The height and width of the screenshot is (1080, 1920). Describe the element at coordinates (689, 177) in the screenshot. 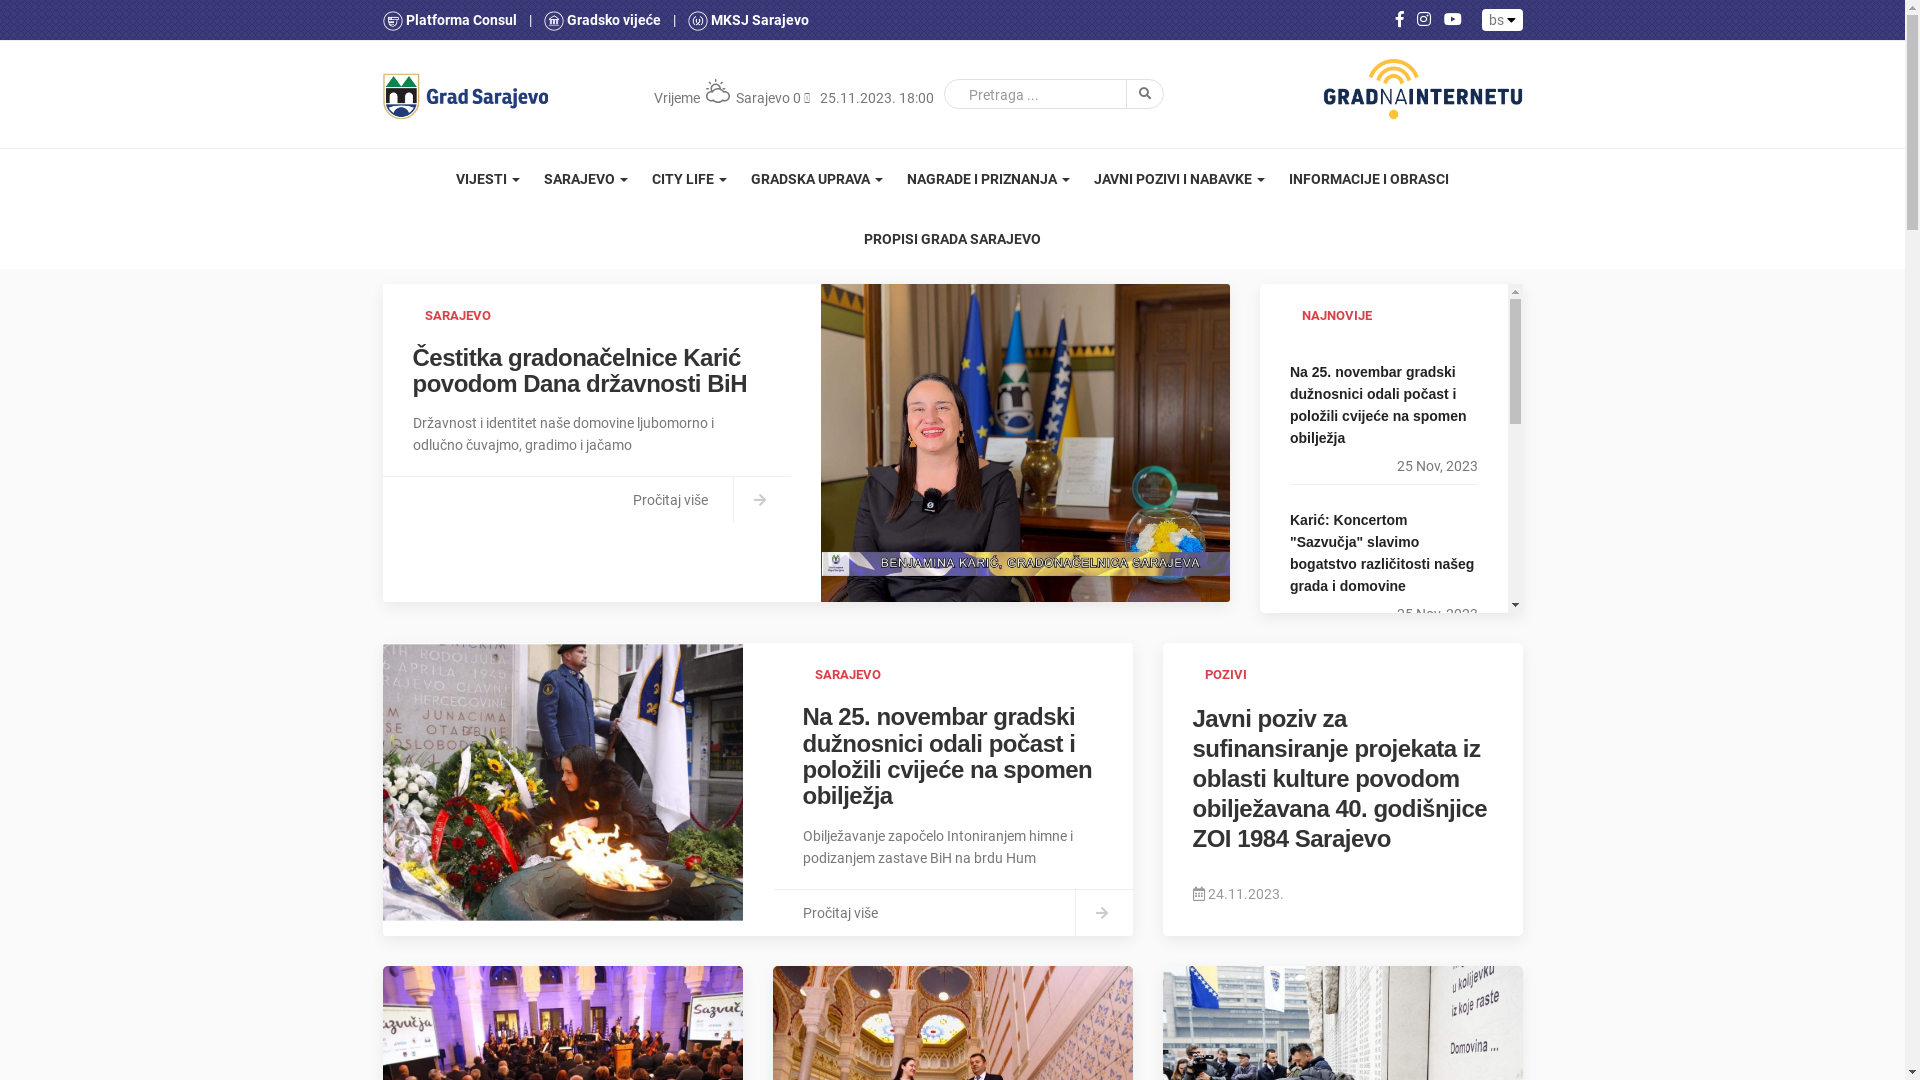

I see `'CITY LIFE'` at that location.